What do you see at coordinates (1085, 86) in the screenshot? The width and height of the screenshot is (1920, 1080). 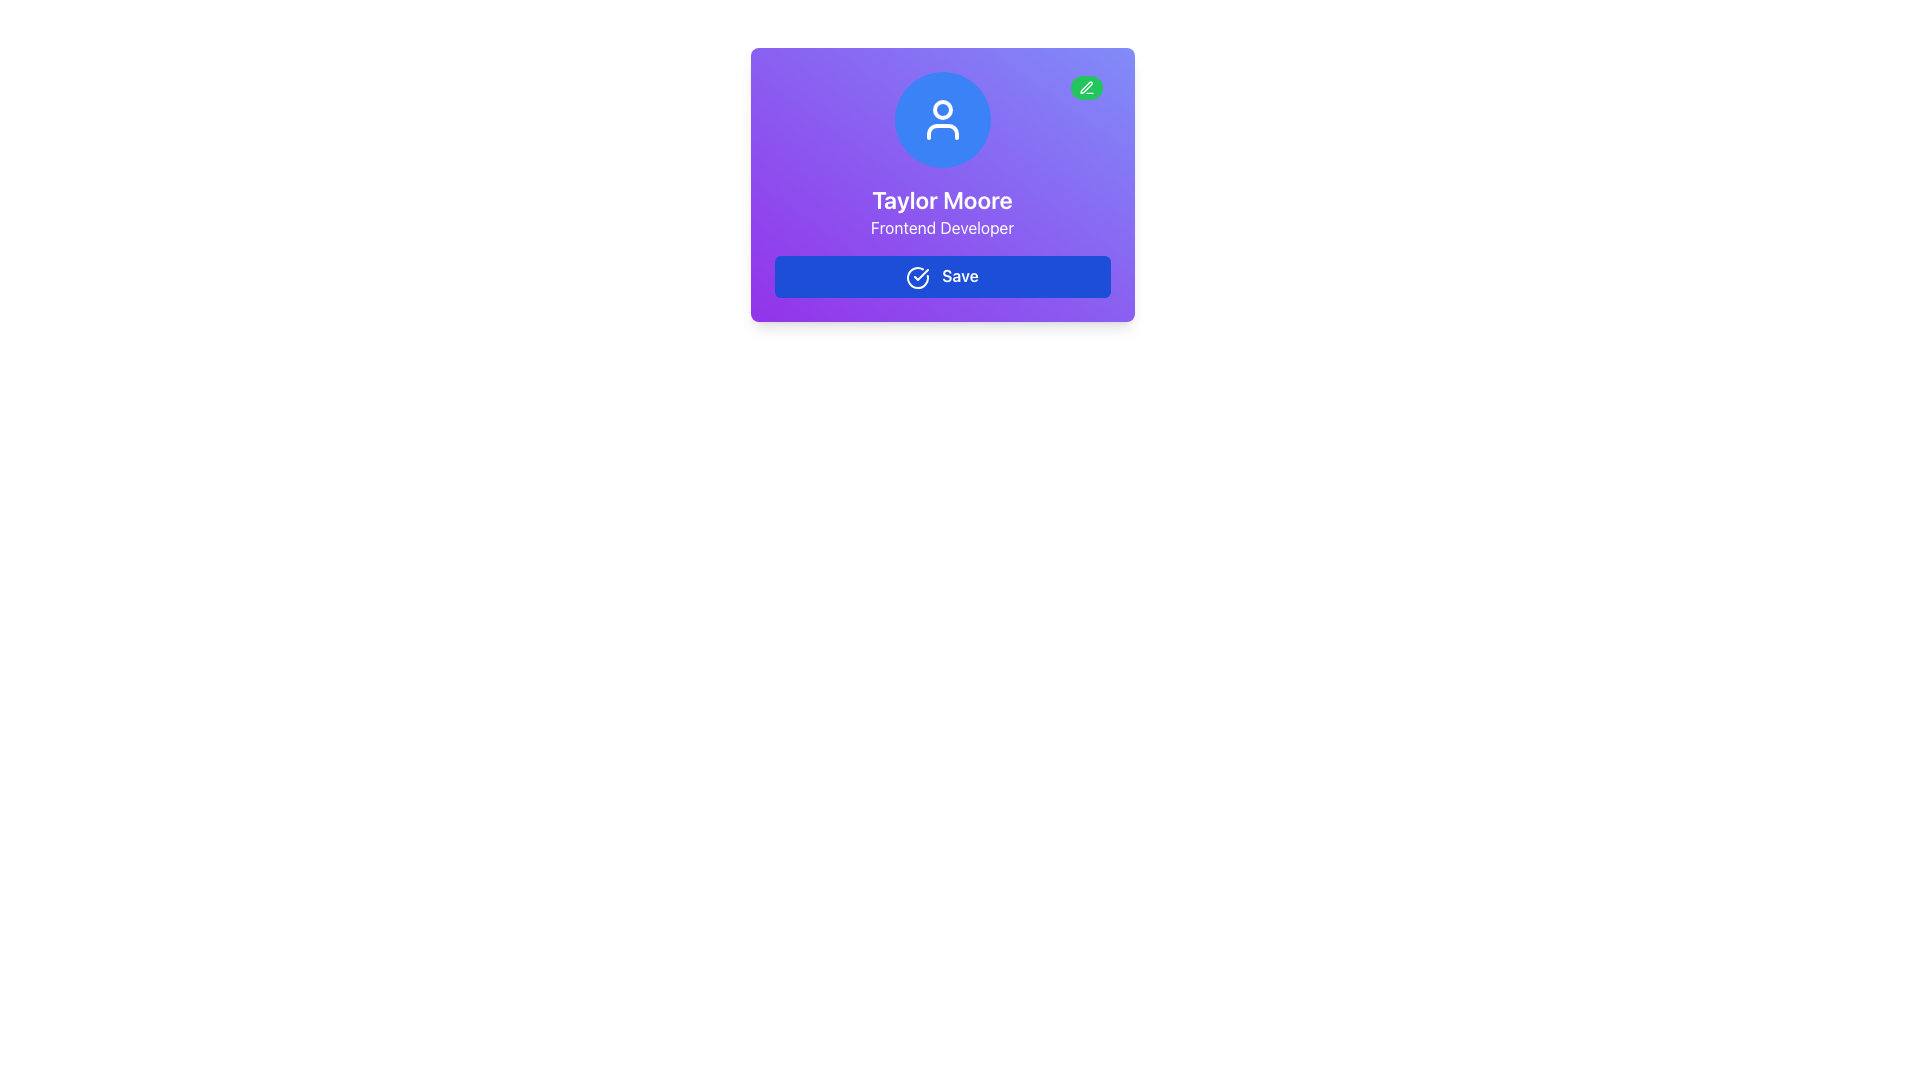 I see `the edit icon located in the top-right corner of the purple card displaying the name 'Taylor Moore' and the title 'Frontend Developer'` at bounding box center [1085, 86].